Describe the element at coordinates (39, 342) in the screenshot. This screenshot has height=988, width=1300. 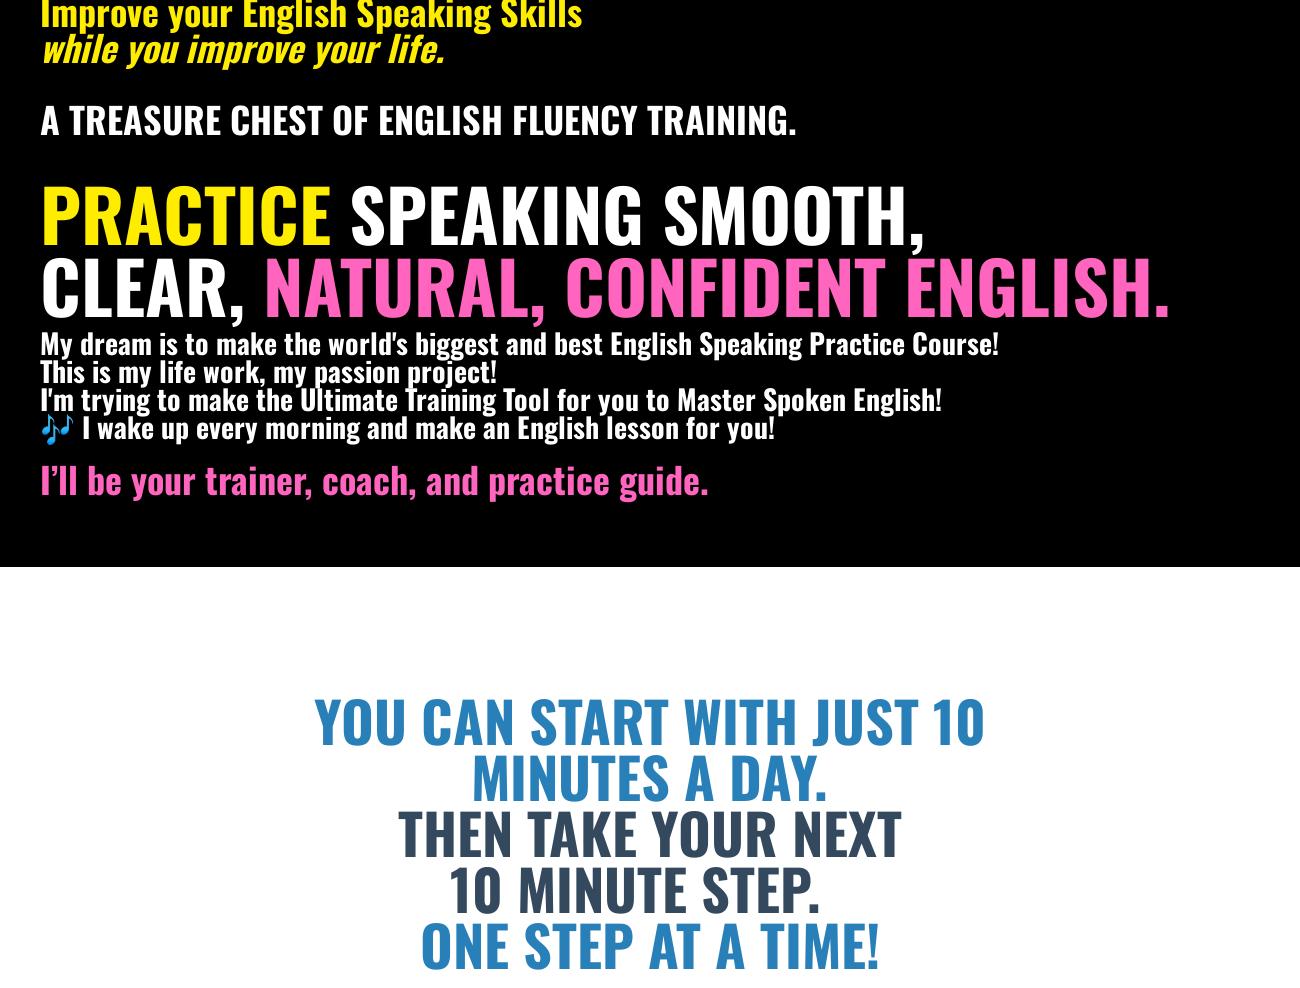
I see `'My dream is to make'` at that location.